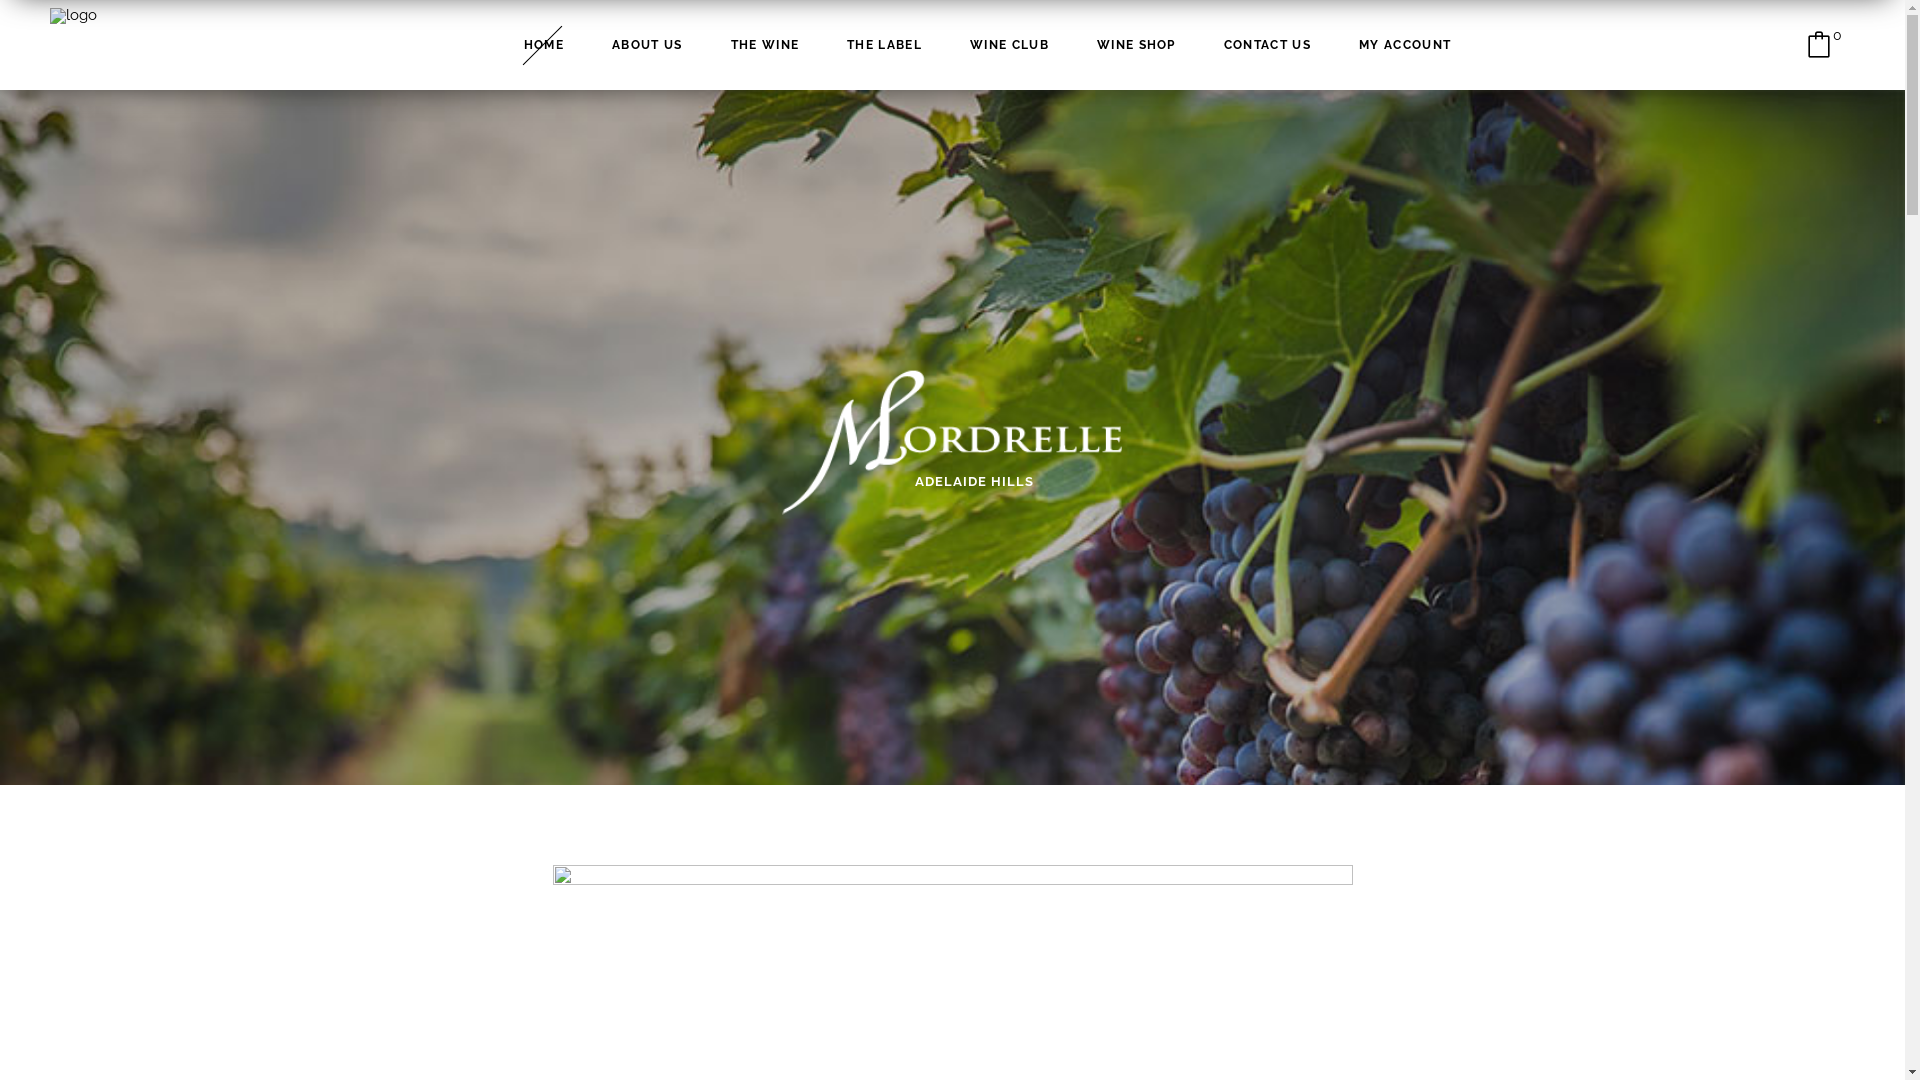 This screenshot has width=1920, height=1080. What do you see at coordinates (1266, 45) in the screenshot?
I see `'CONTACT US'` at bounding box center [1266, 45].